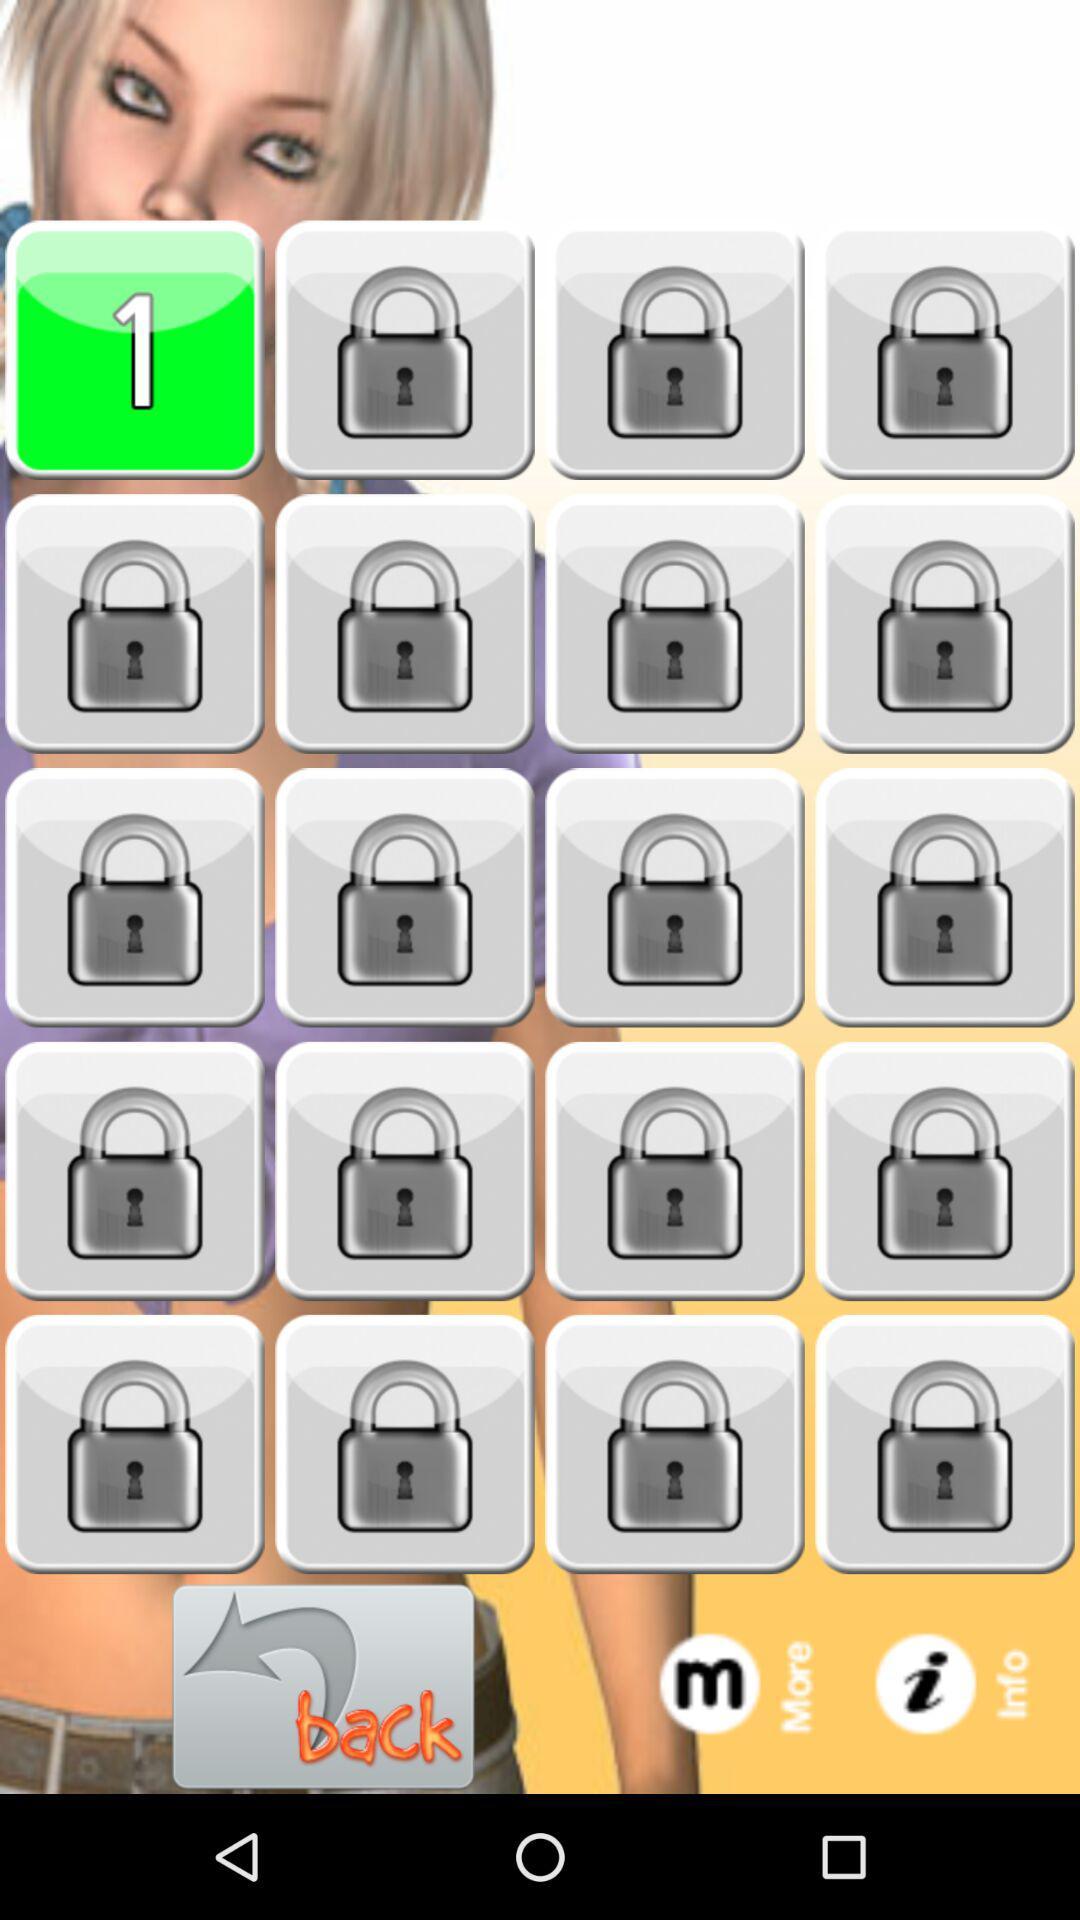  Describe the element at coordinates (945, 623) in the screenshot. I see `next button` at that location.